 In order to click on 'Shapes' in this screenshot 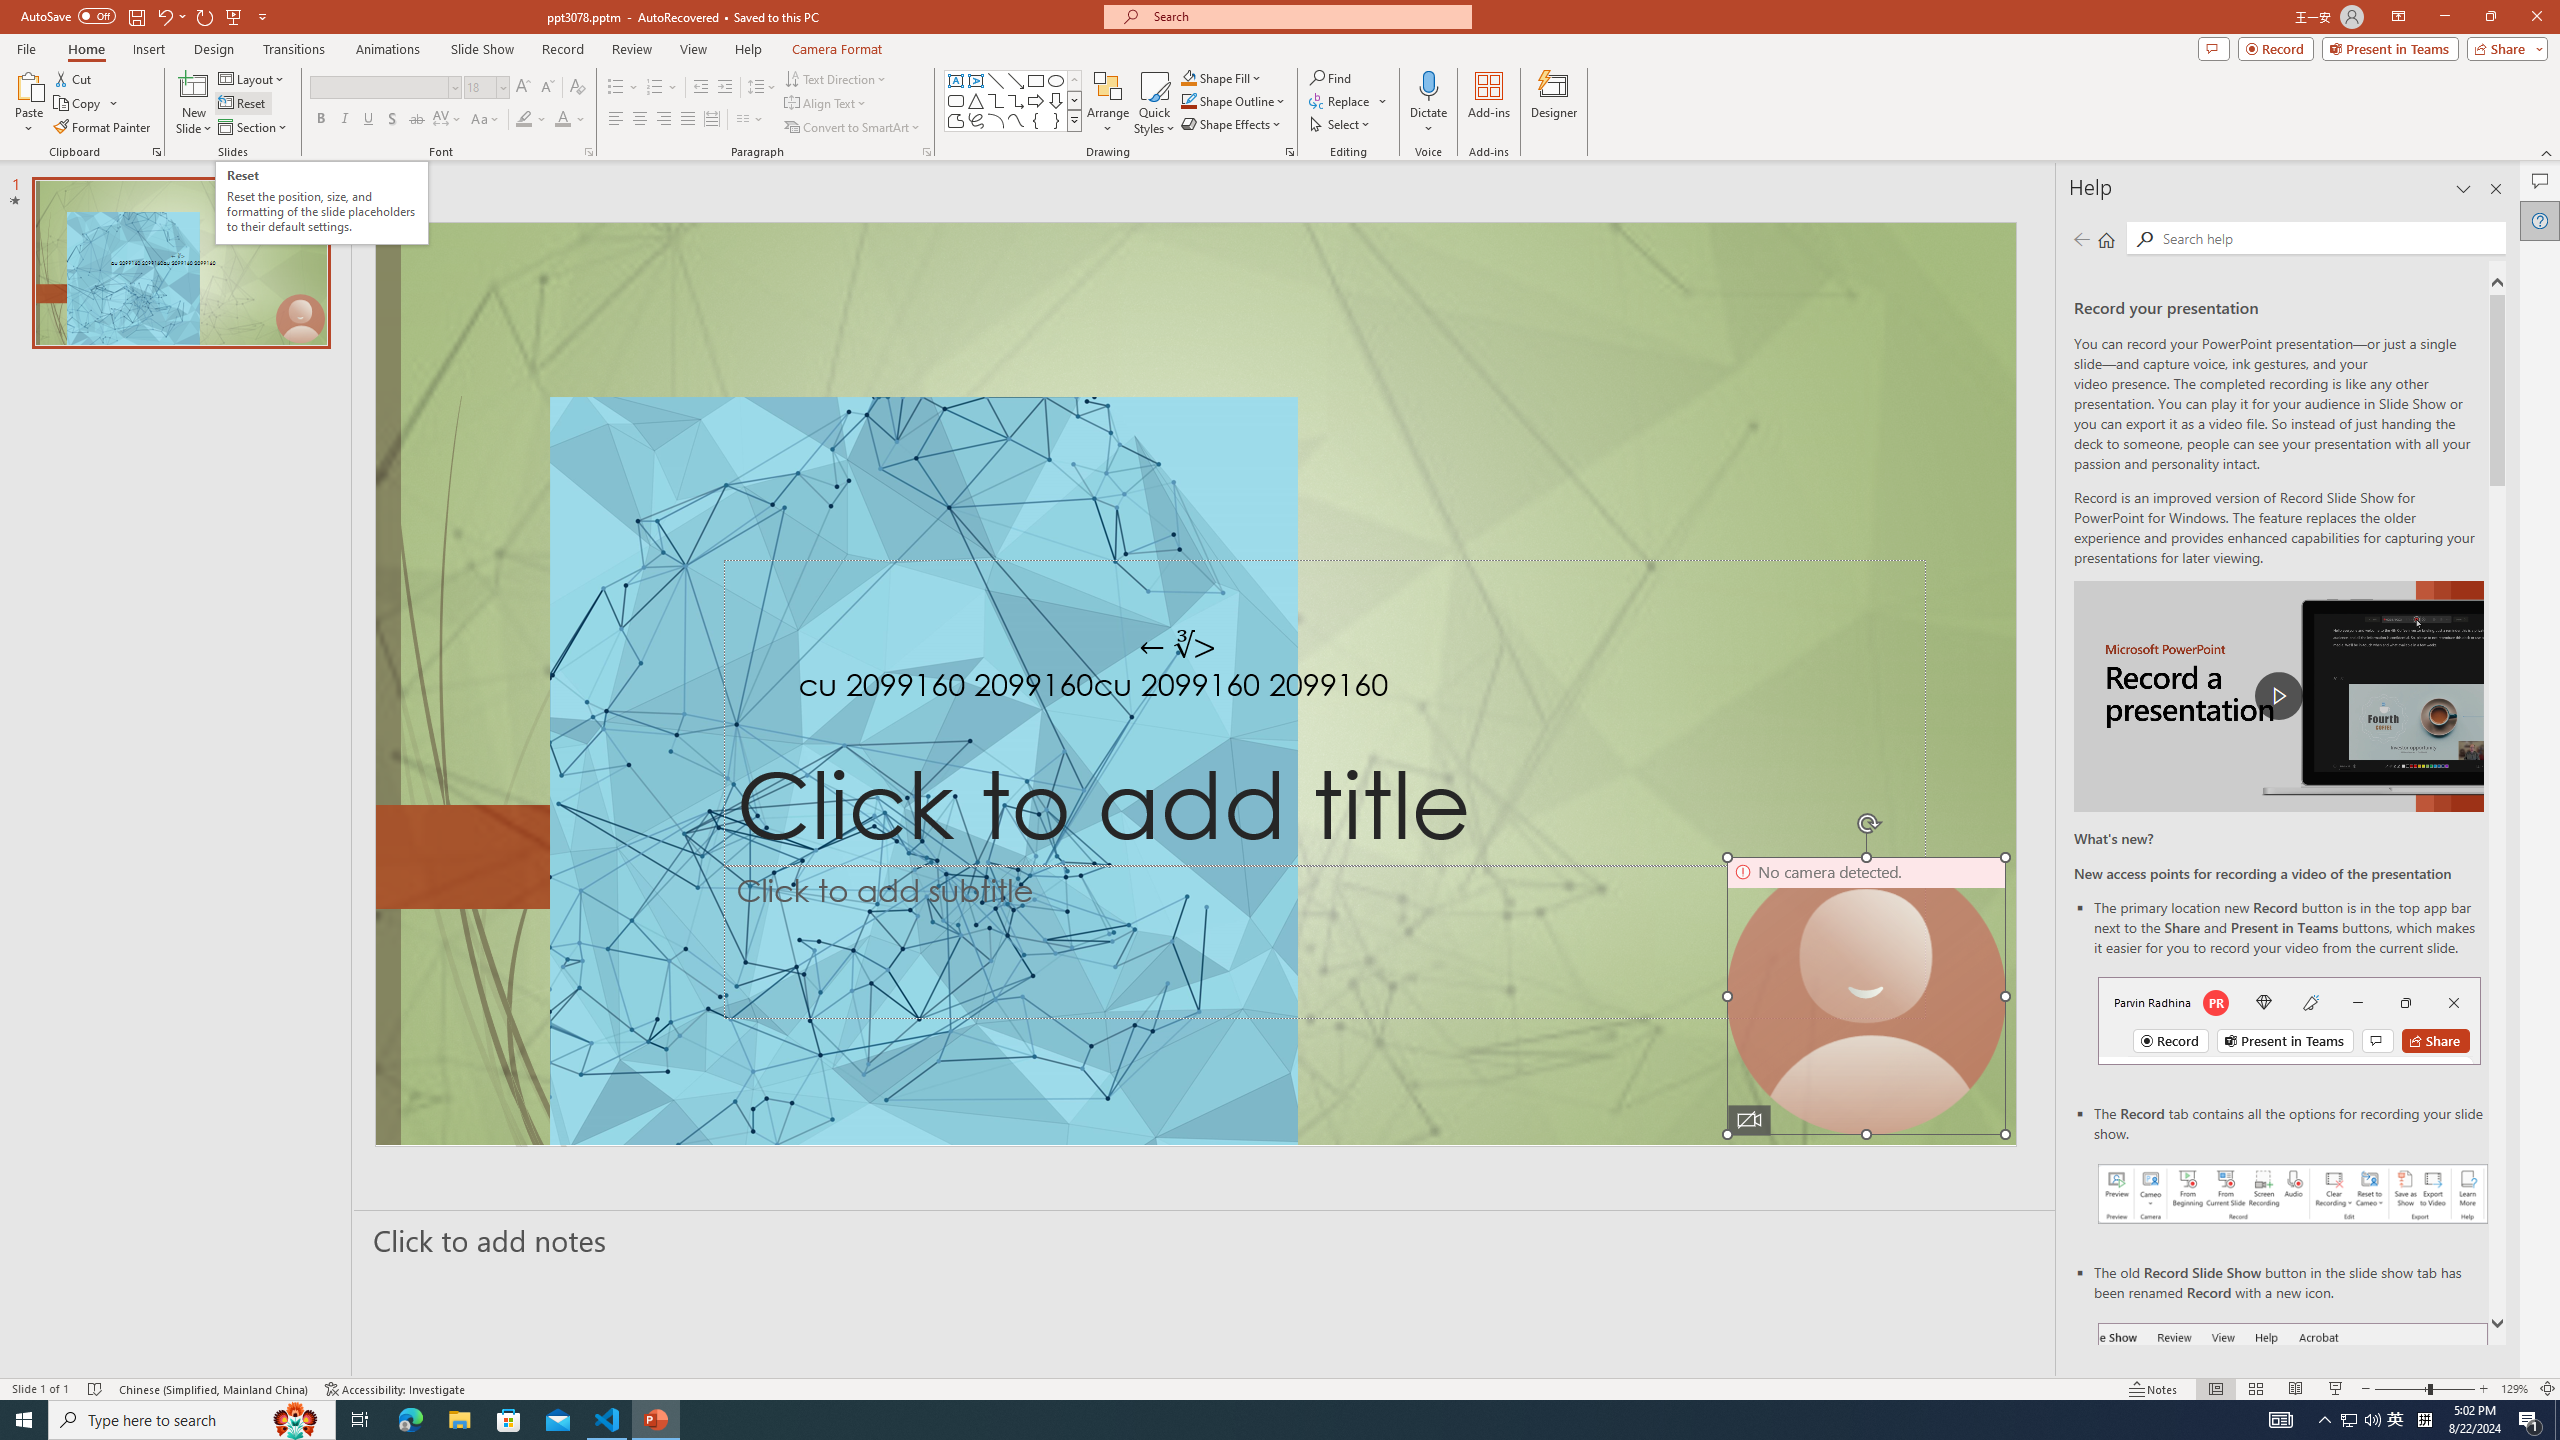, I will do `click(1075, 119)`.